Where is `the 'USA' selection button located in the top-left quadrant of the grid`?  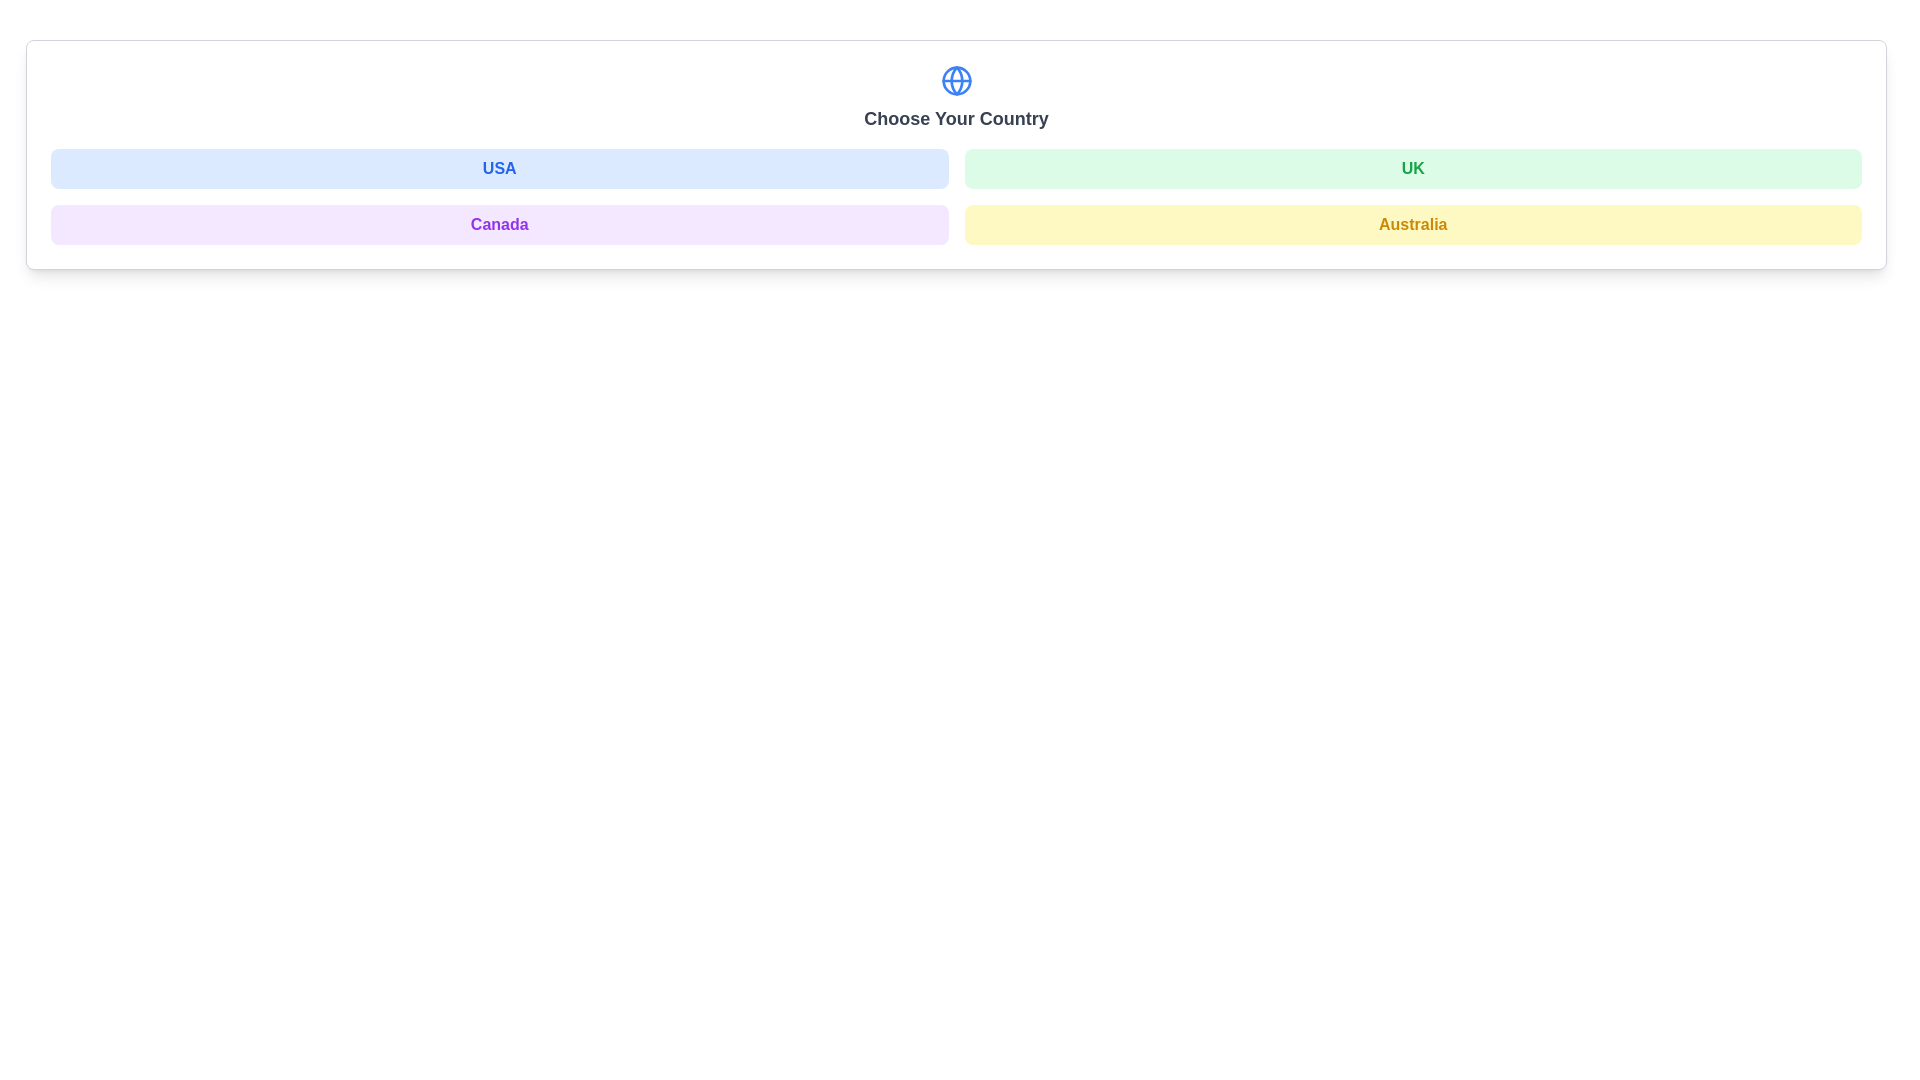
the 'USA' selection button located in the top-left quadrant of the grid is located at coordinates (499, 168).